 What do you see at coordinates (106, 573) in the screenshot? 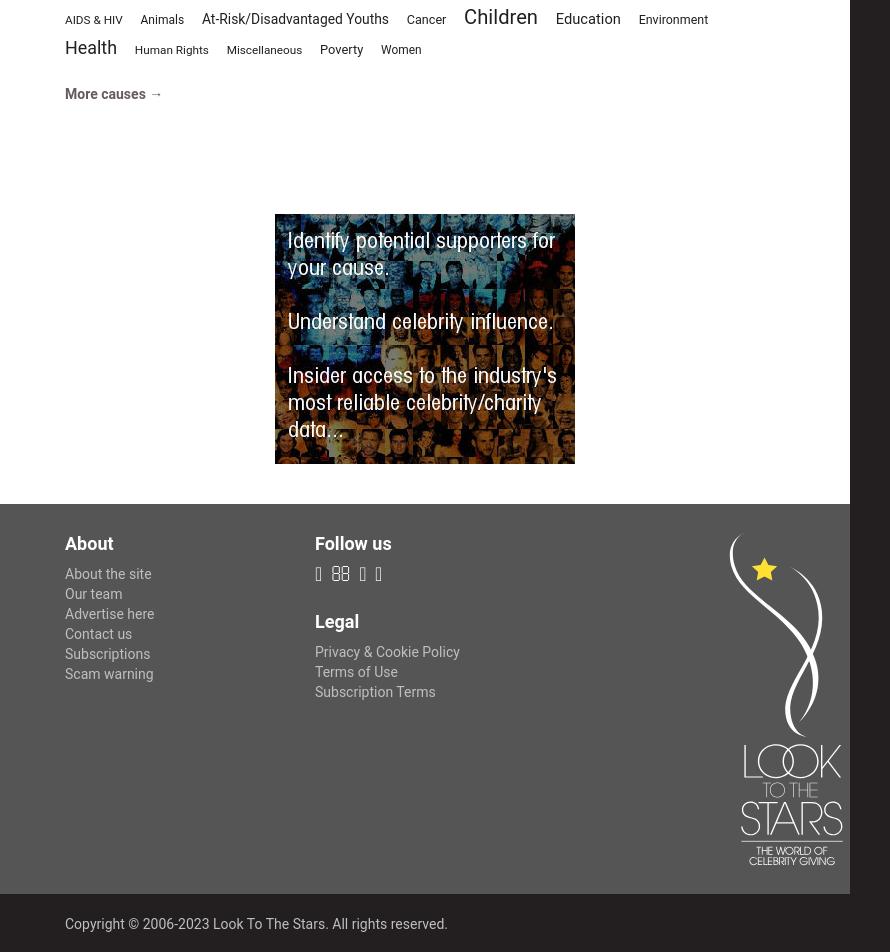
I see `'About the site'` at bounding box center [106, 573].